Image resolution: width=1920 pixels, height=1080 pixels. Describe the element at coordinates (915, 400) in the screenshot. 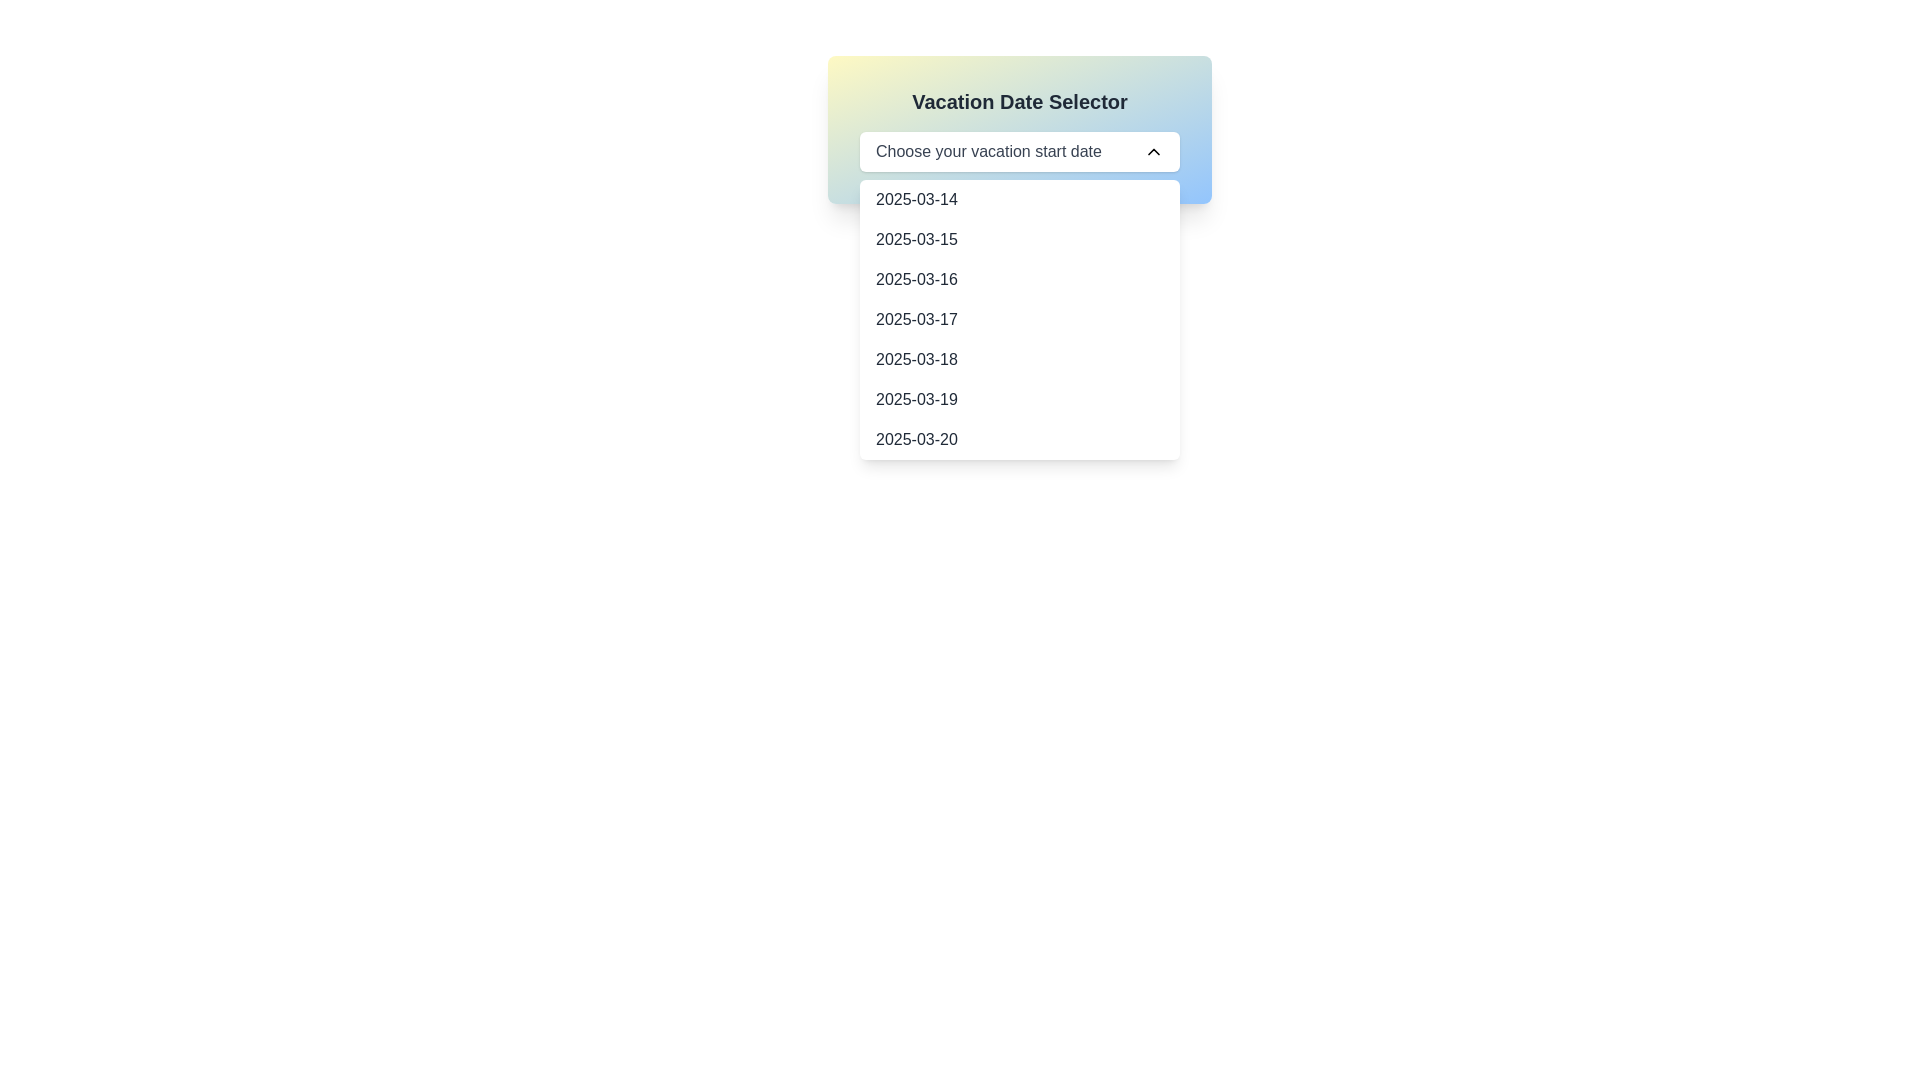

I see `the sixth date option in the 'Vacation Date Selector' dropdown list` at that location.